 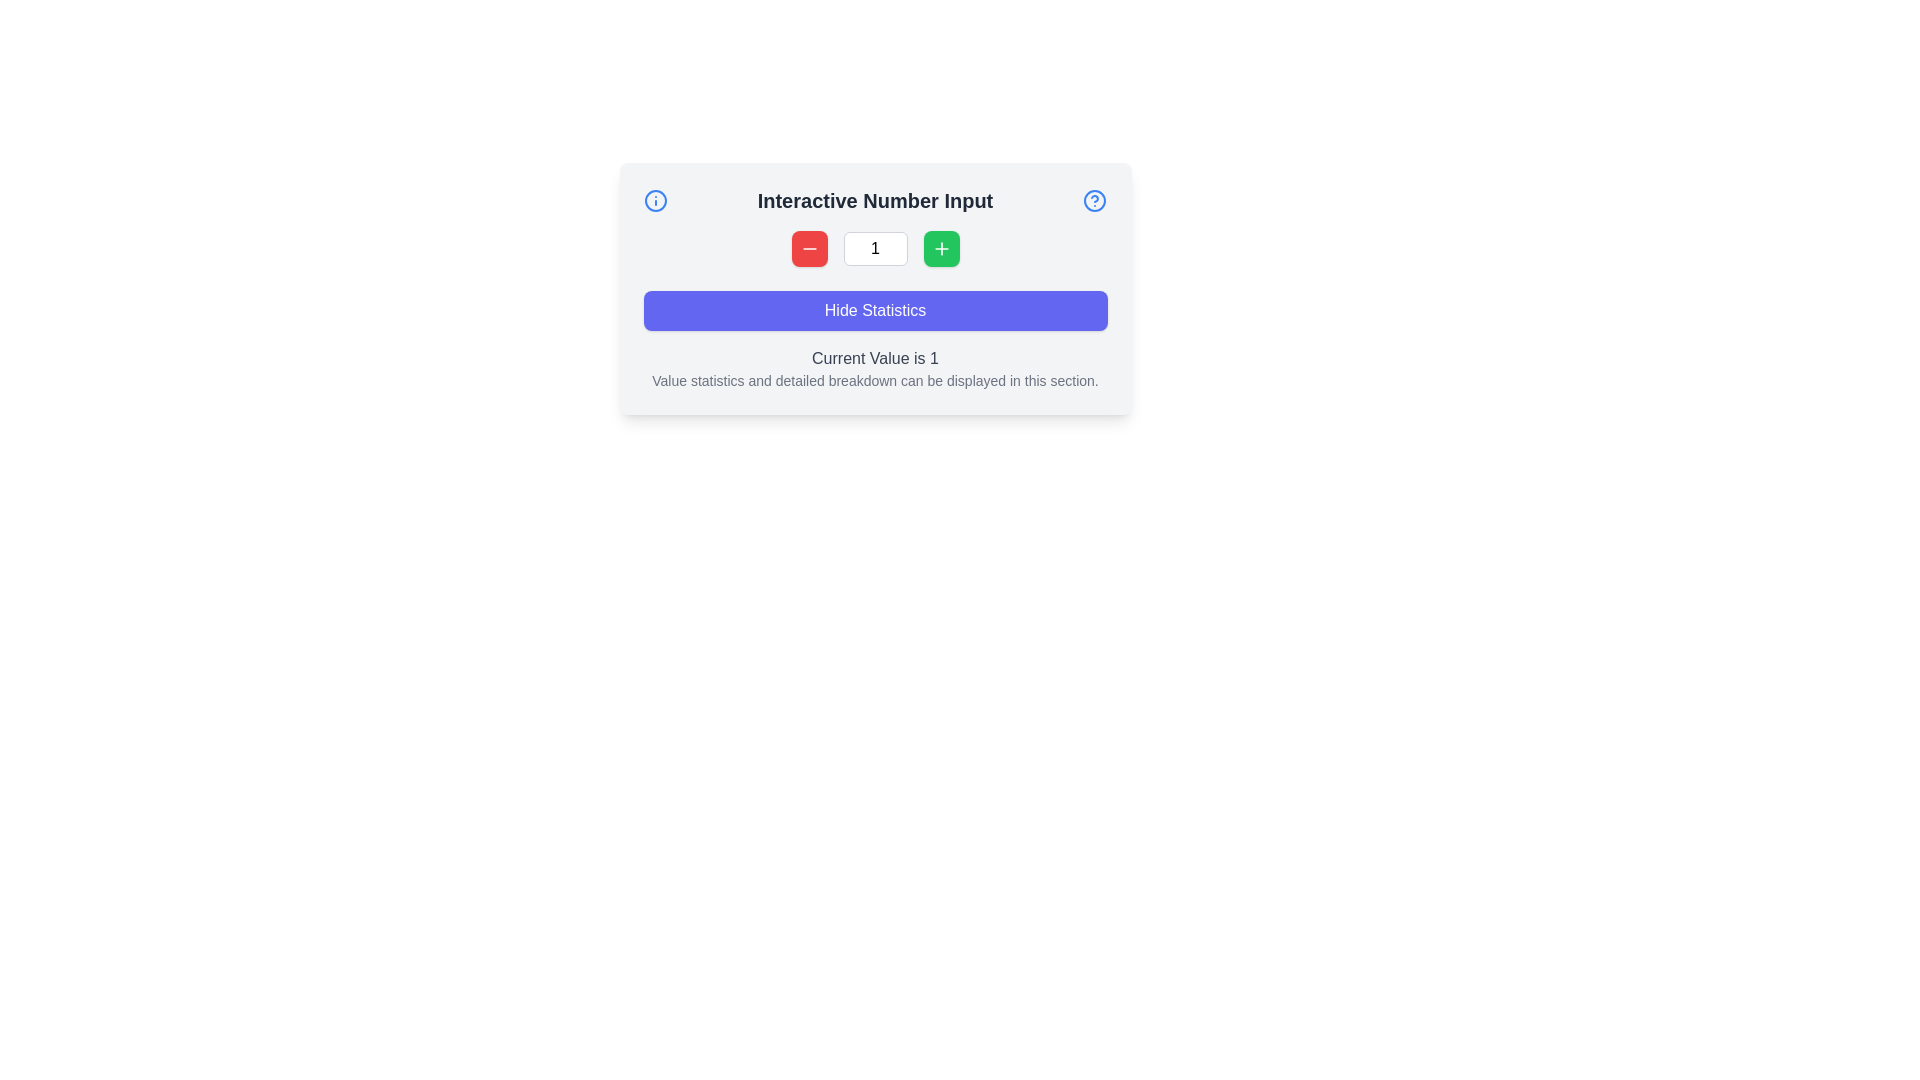 I want to click on the plus sign icon inside the green rounded button located on the right side of the number input field, so click(x=940, y=248).